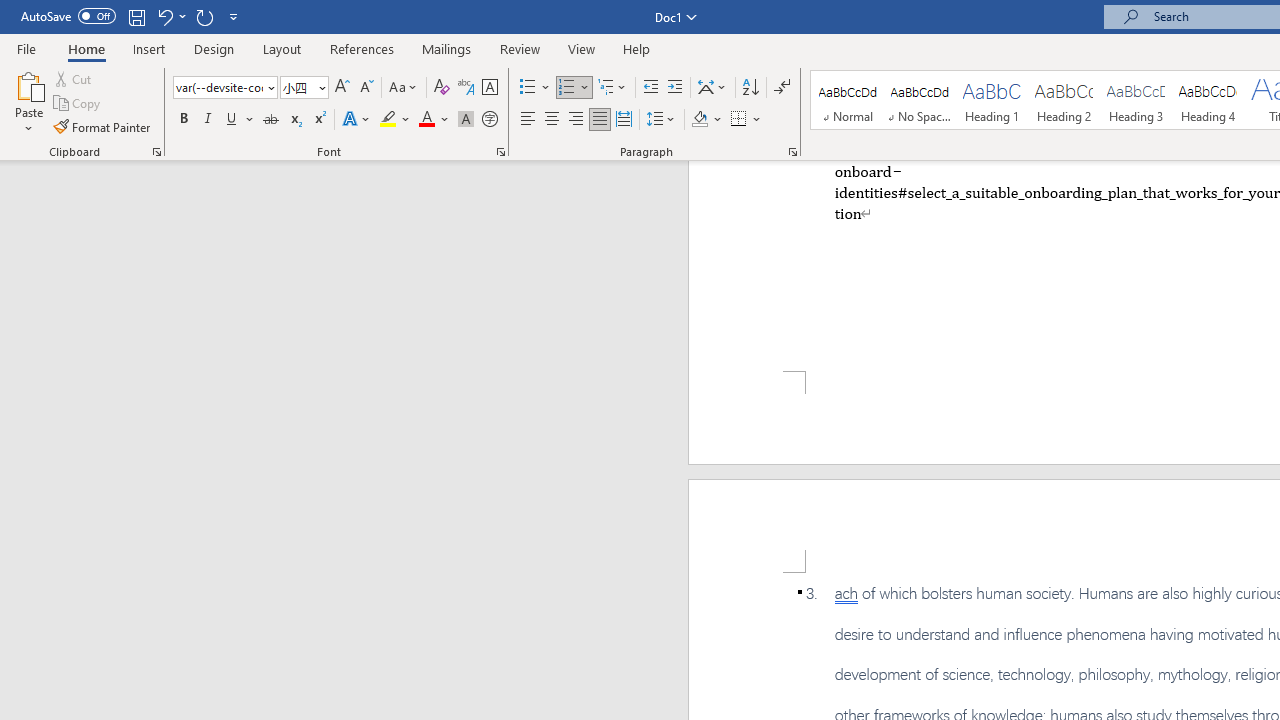 The image size is (1280, 720). What do you see at coordinates (464, 119) in the screenshot?
I see `'Character Shading'` at bounding box center [464, 119].